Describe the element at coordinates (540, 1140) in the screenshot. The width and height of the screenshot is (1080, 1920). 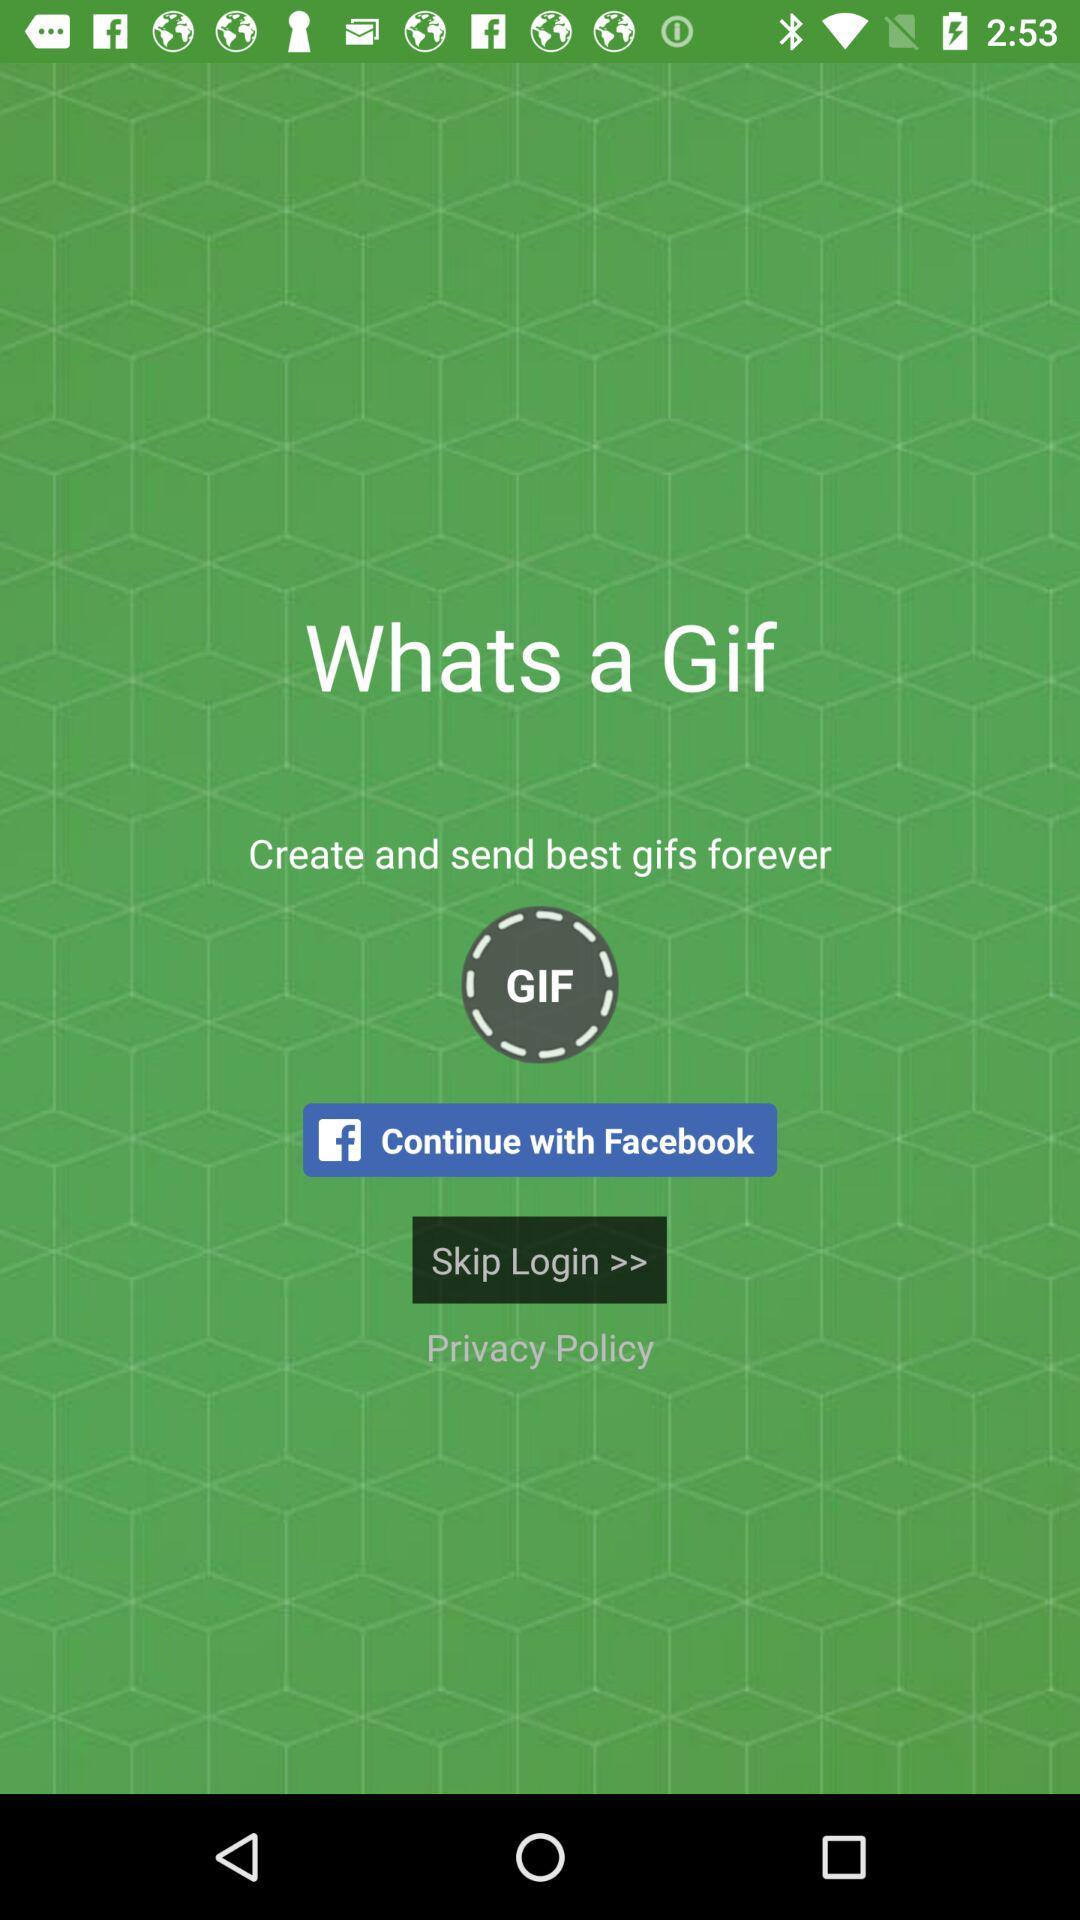
I see `item above the skip login >>` at that location.